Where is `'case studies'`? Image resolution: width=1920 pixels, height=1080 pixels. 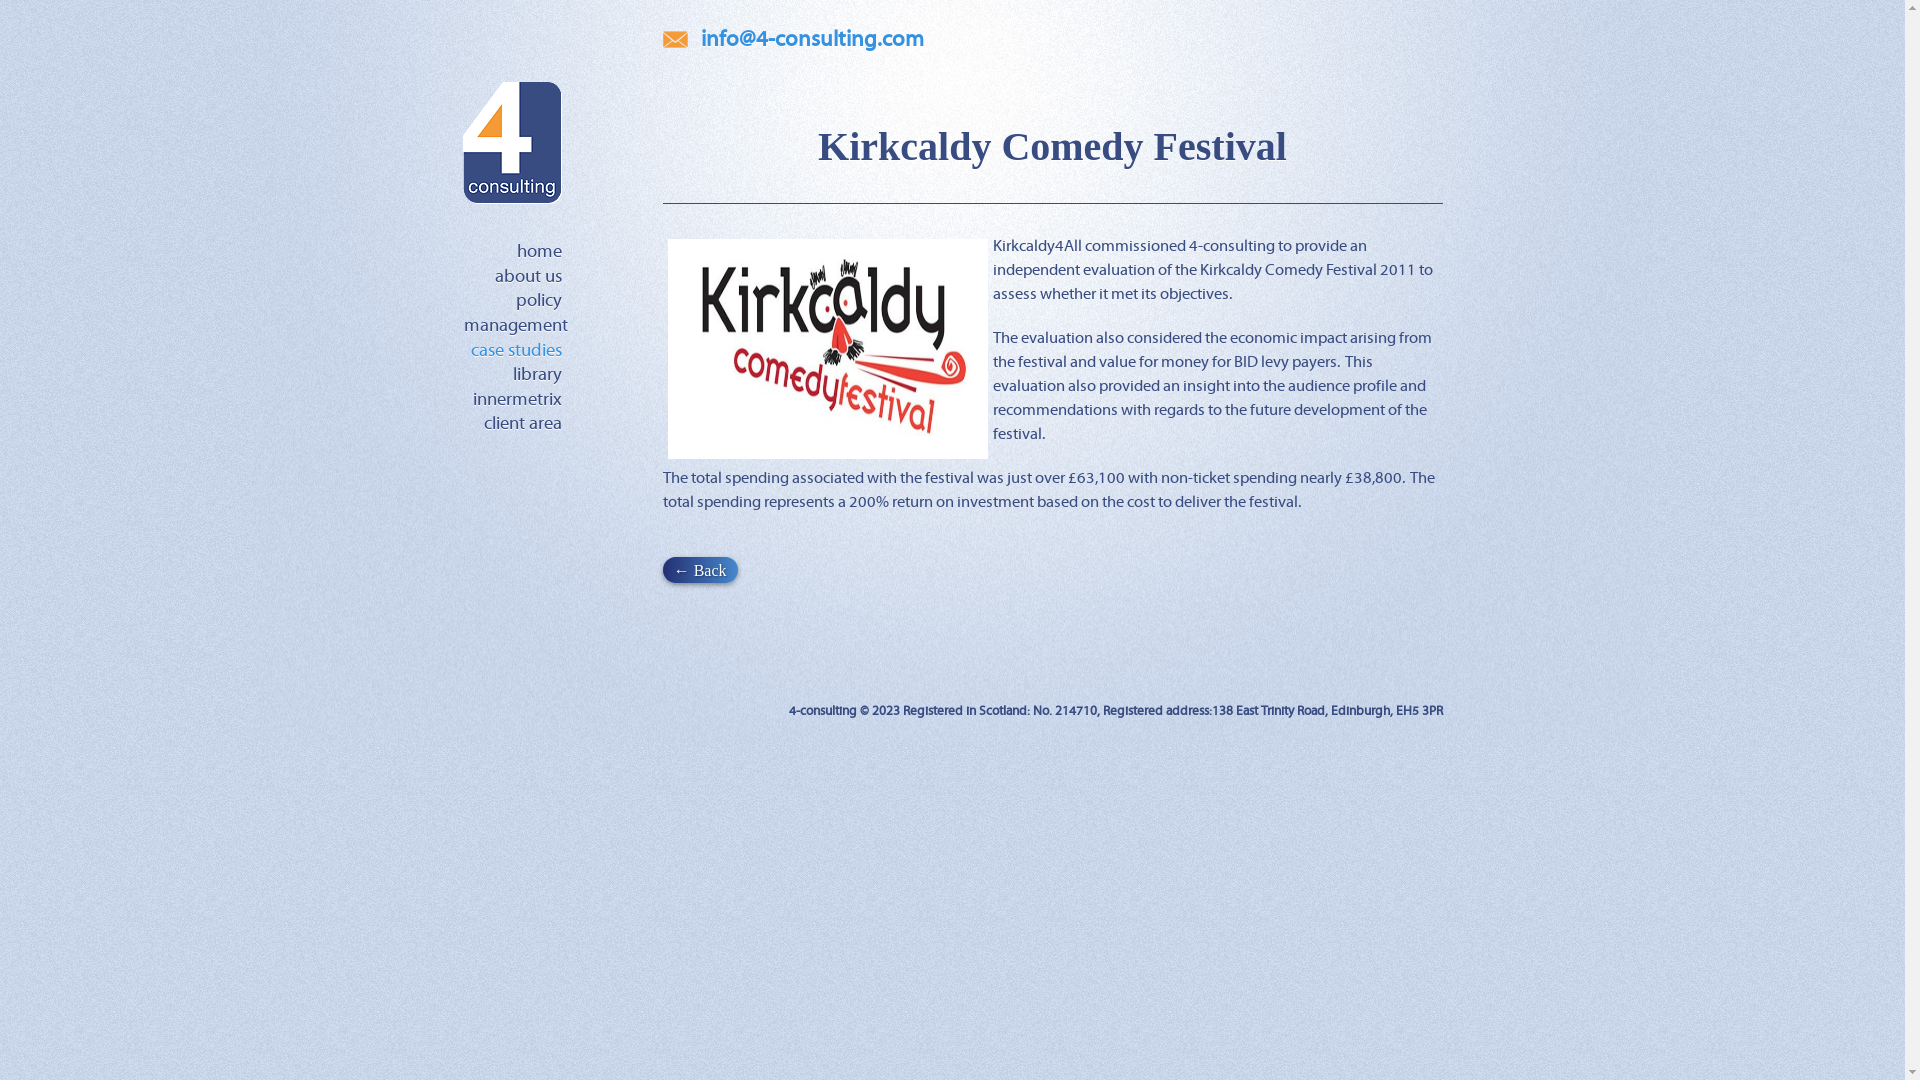 'case studies' is located at coordinates (515, 349).